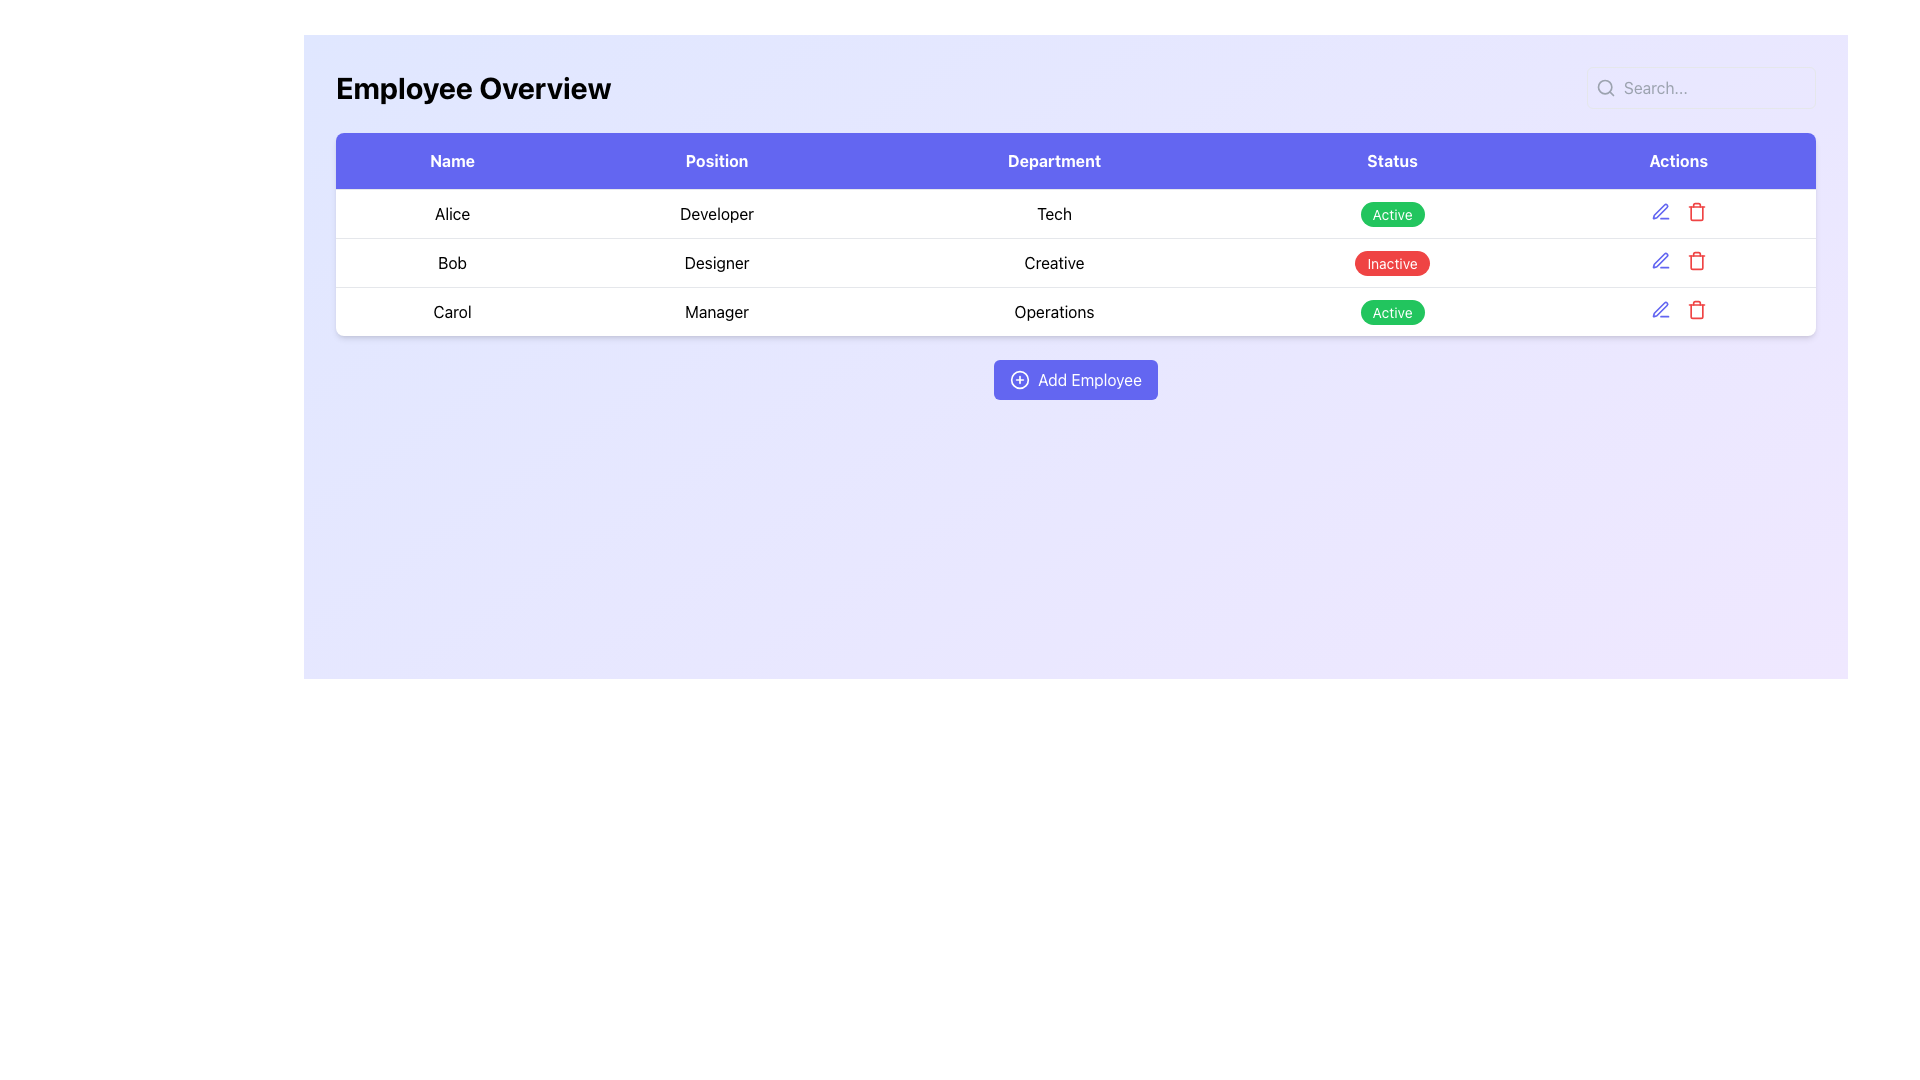  What do you see at coordinates (1053, 311) in the screenshot?
I see `the text label displaying 'Operations' which is the third item in the row under the 'Department' column in the 'Employee Overview' table` at bounding box center [1053, 311].